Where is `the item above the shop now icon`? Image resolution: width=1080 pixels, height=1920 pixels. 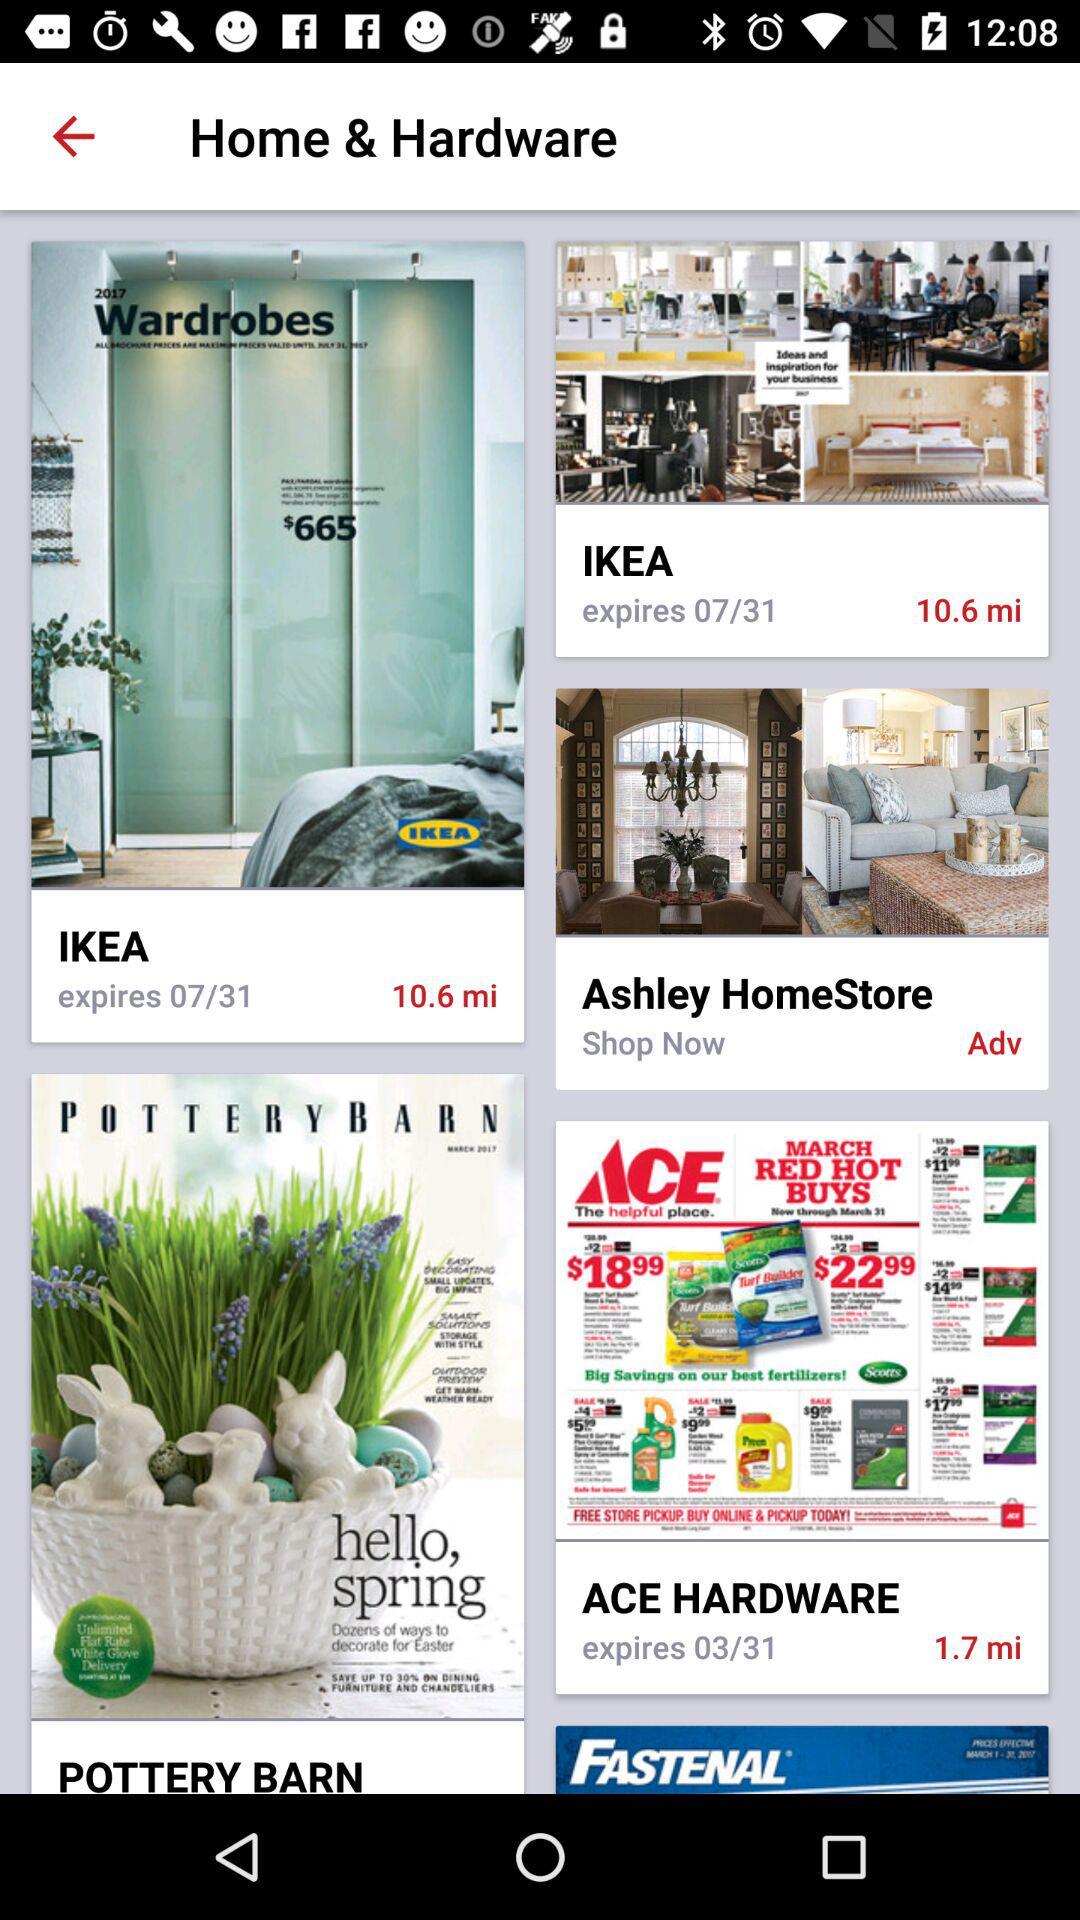
the item above the shop now icon is located at coordinates (801, 979).